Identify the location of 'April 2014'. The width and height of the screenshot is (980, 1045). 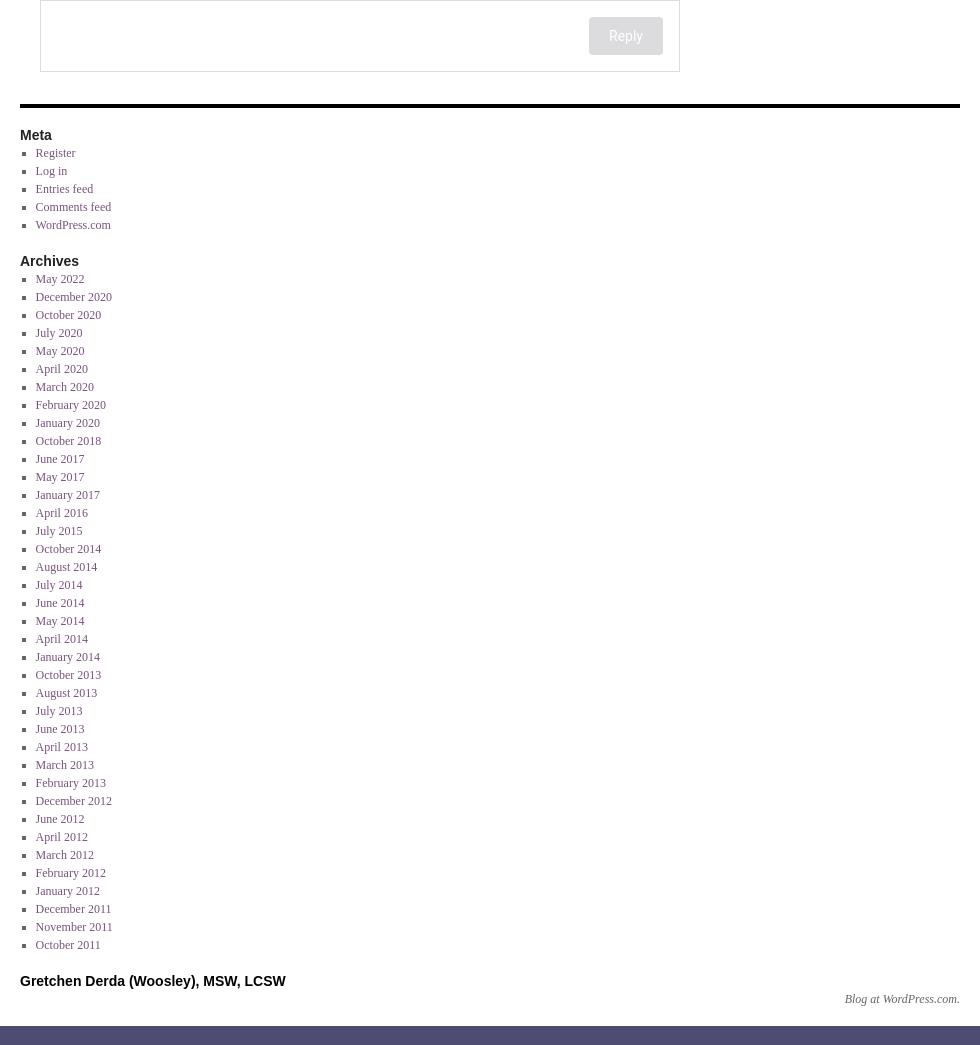
(34, 638).